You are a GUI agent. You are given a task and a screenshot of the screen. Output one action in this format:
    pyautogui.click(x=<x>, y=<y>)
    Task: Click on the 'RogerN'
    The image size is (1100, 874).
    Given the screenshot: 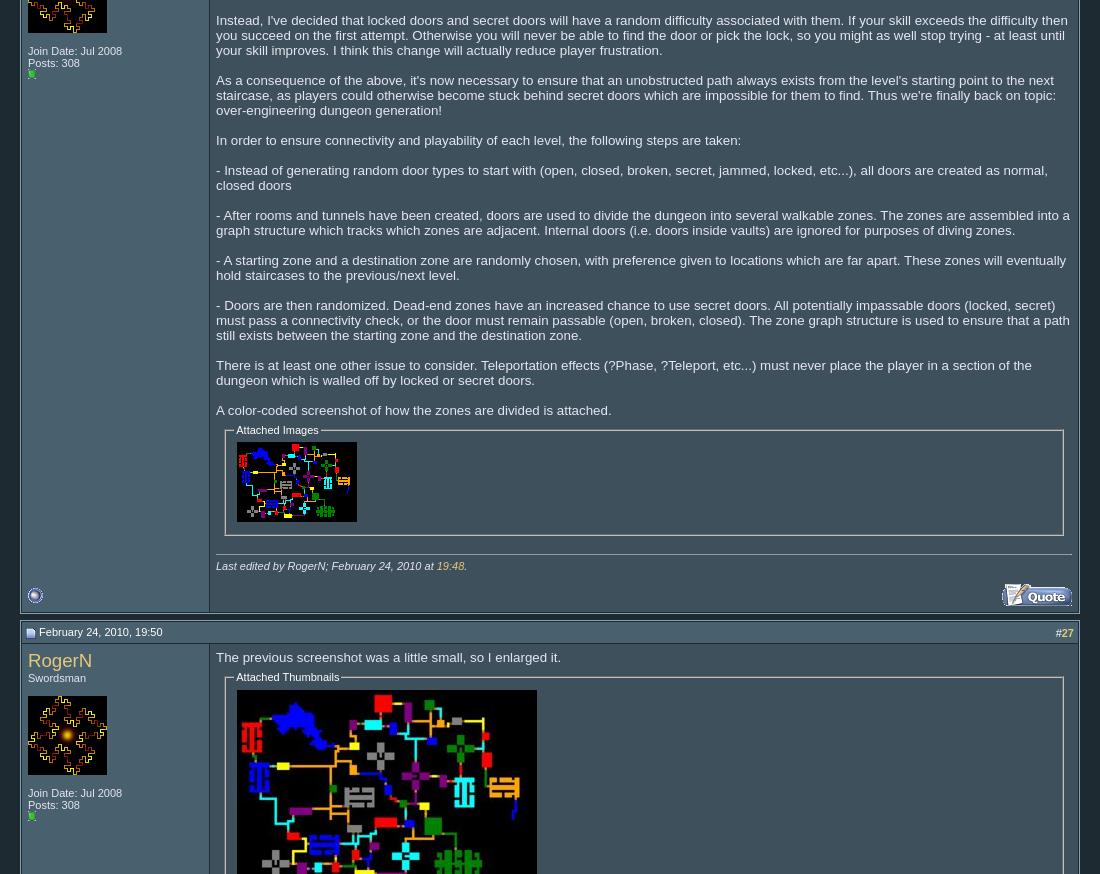 What is the action you would take?
    pyautogui.click(x=27, y=659)
    